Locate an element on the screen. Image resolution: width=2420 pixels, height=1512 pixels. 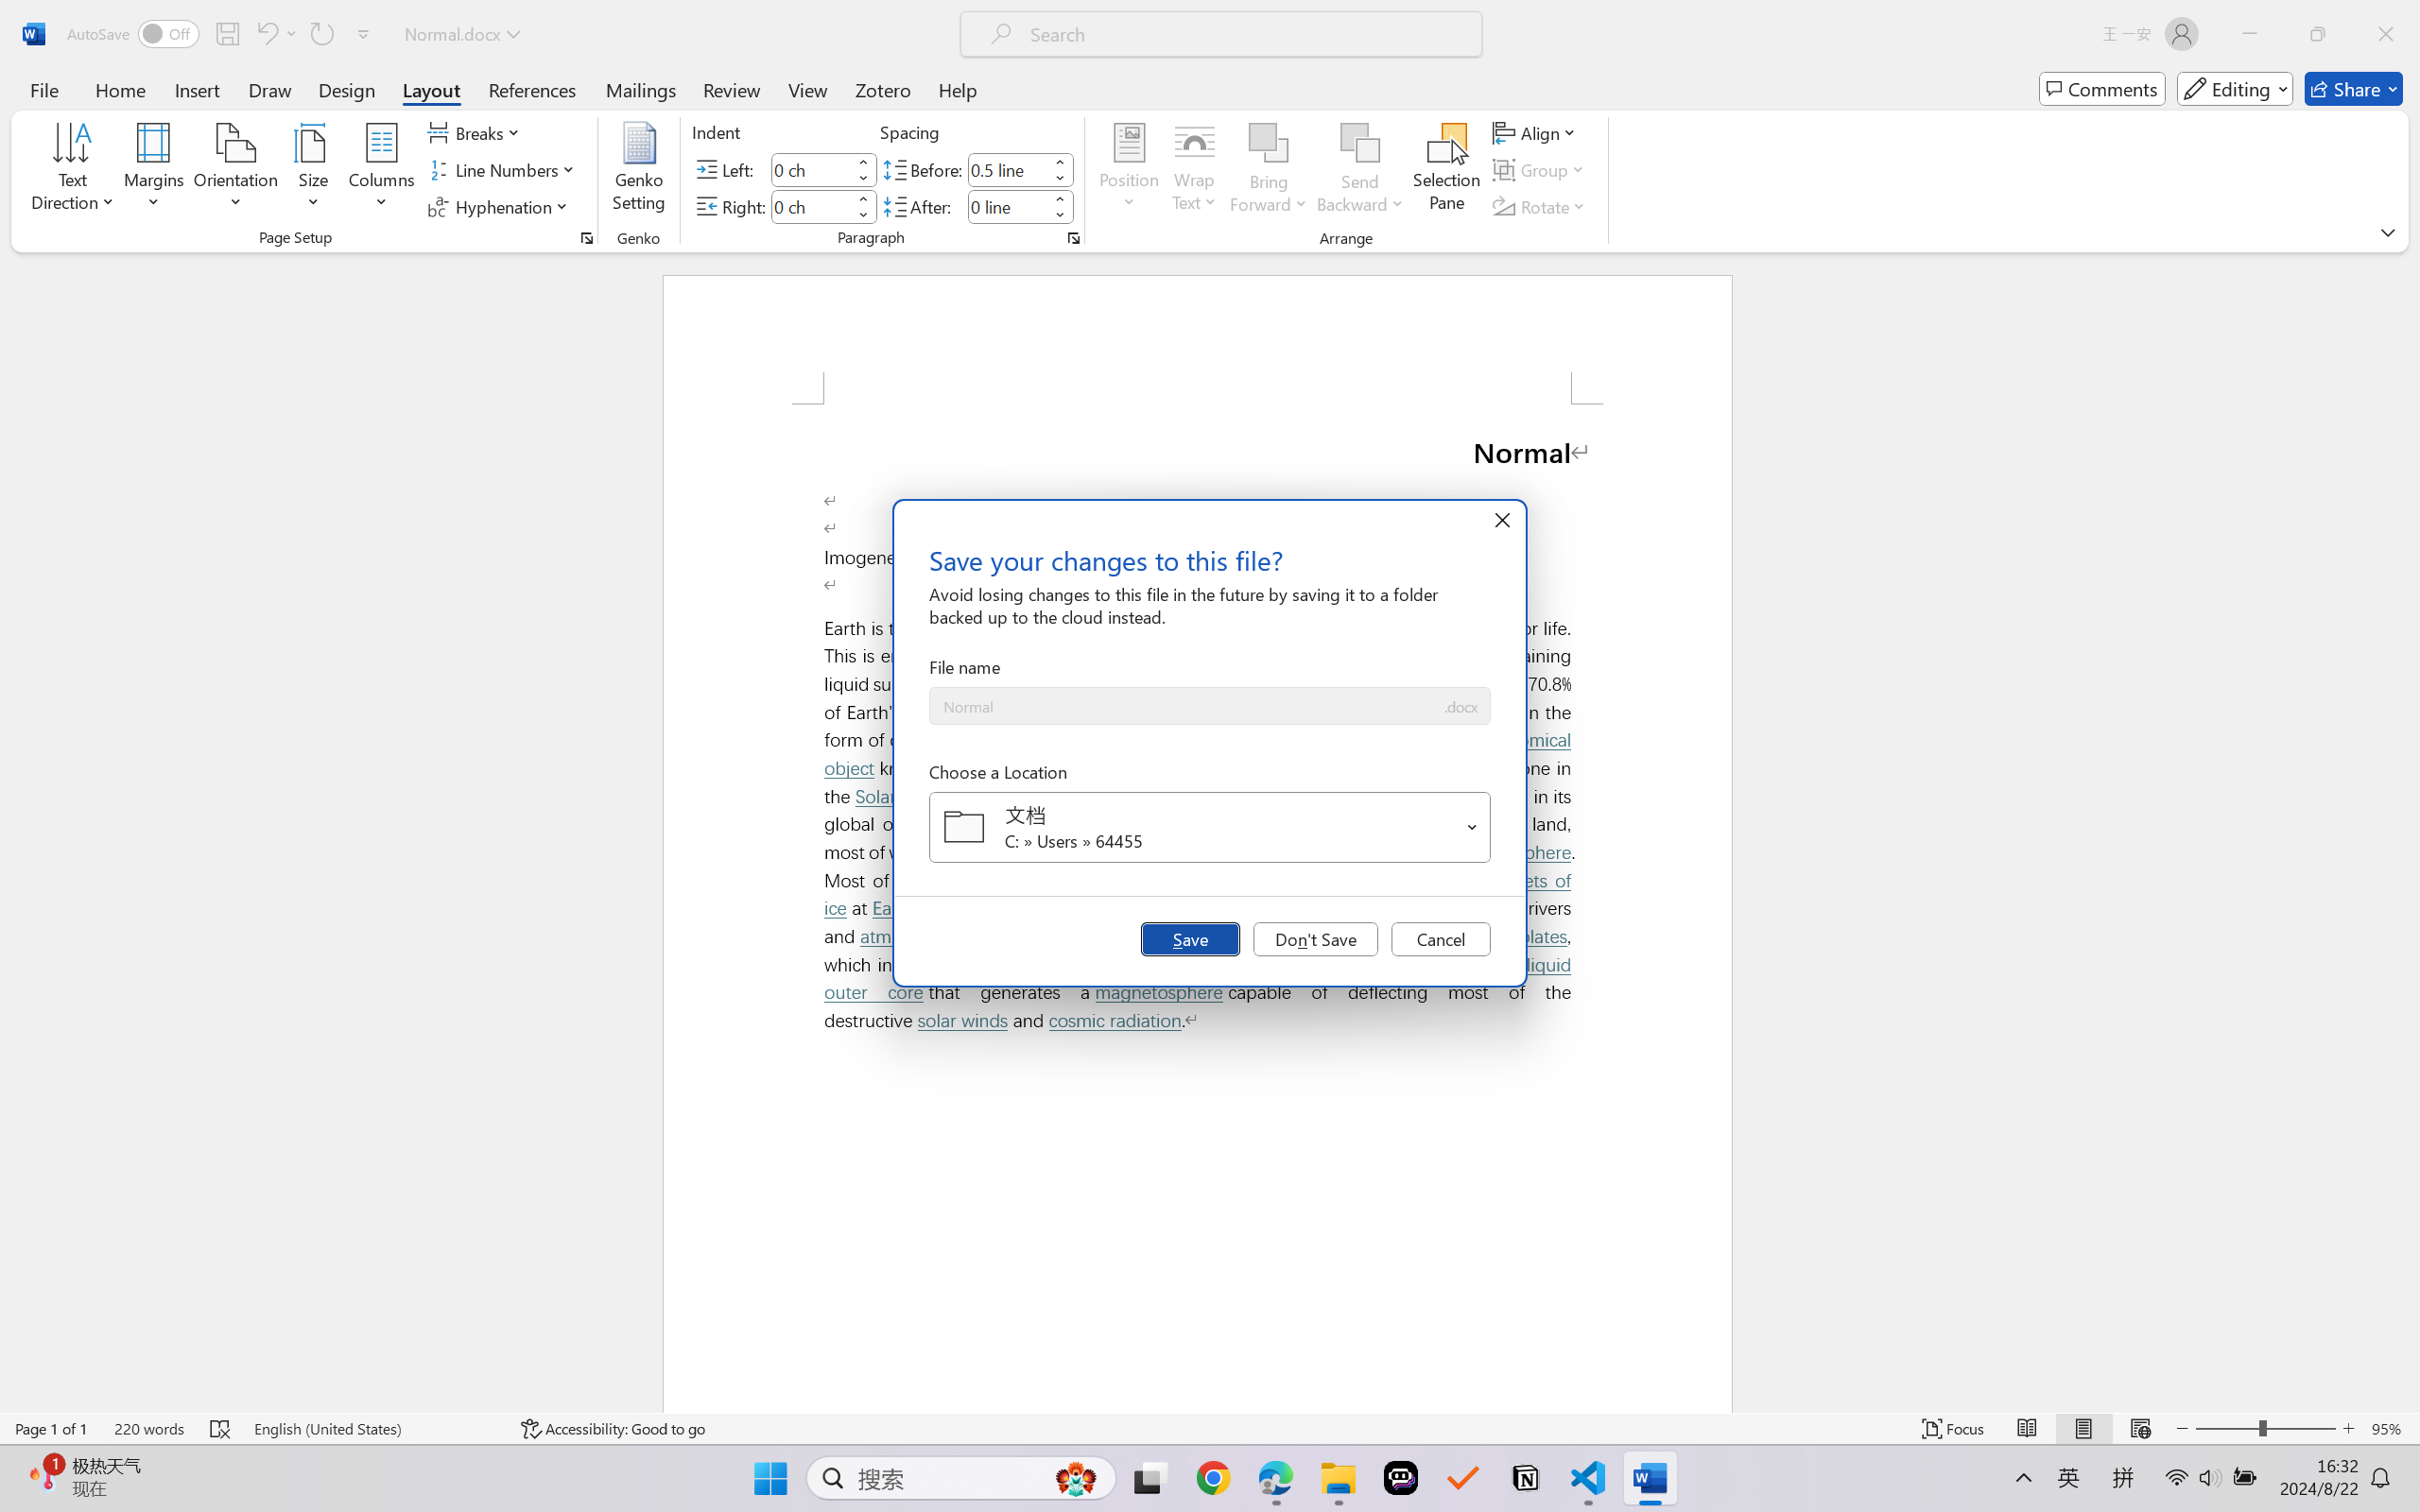
'Margins' is located at coordinates (153, 170).